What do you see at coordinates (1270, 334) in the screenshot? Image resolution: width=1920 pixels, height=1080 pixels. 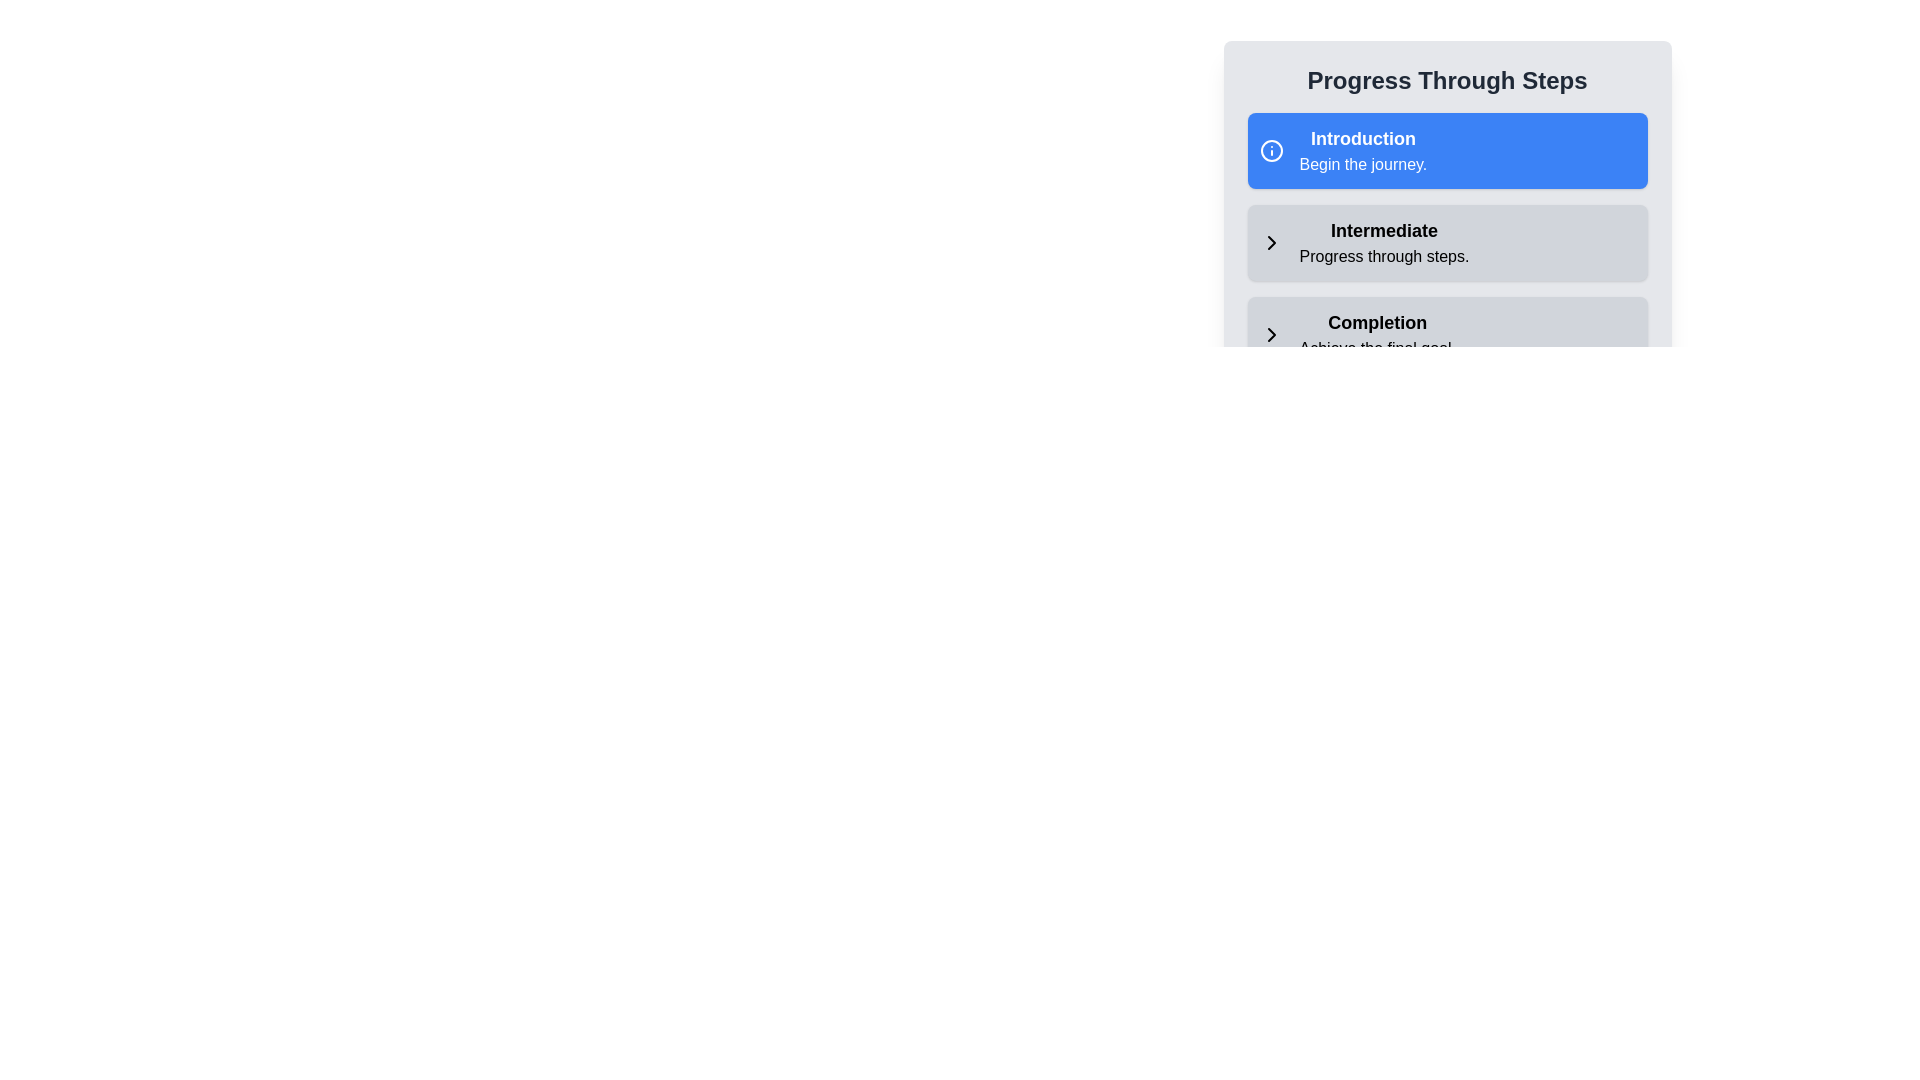 I see `the visual indicator for the step 3` at bounding box center [1270, 334].